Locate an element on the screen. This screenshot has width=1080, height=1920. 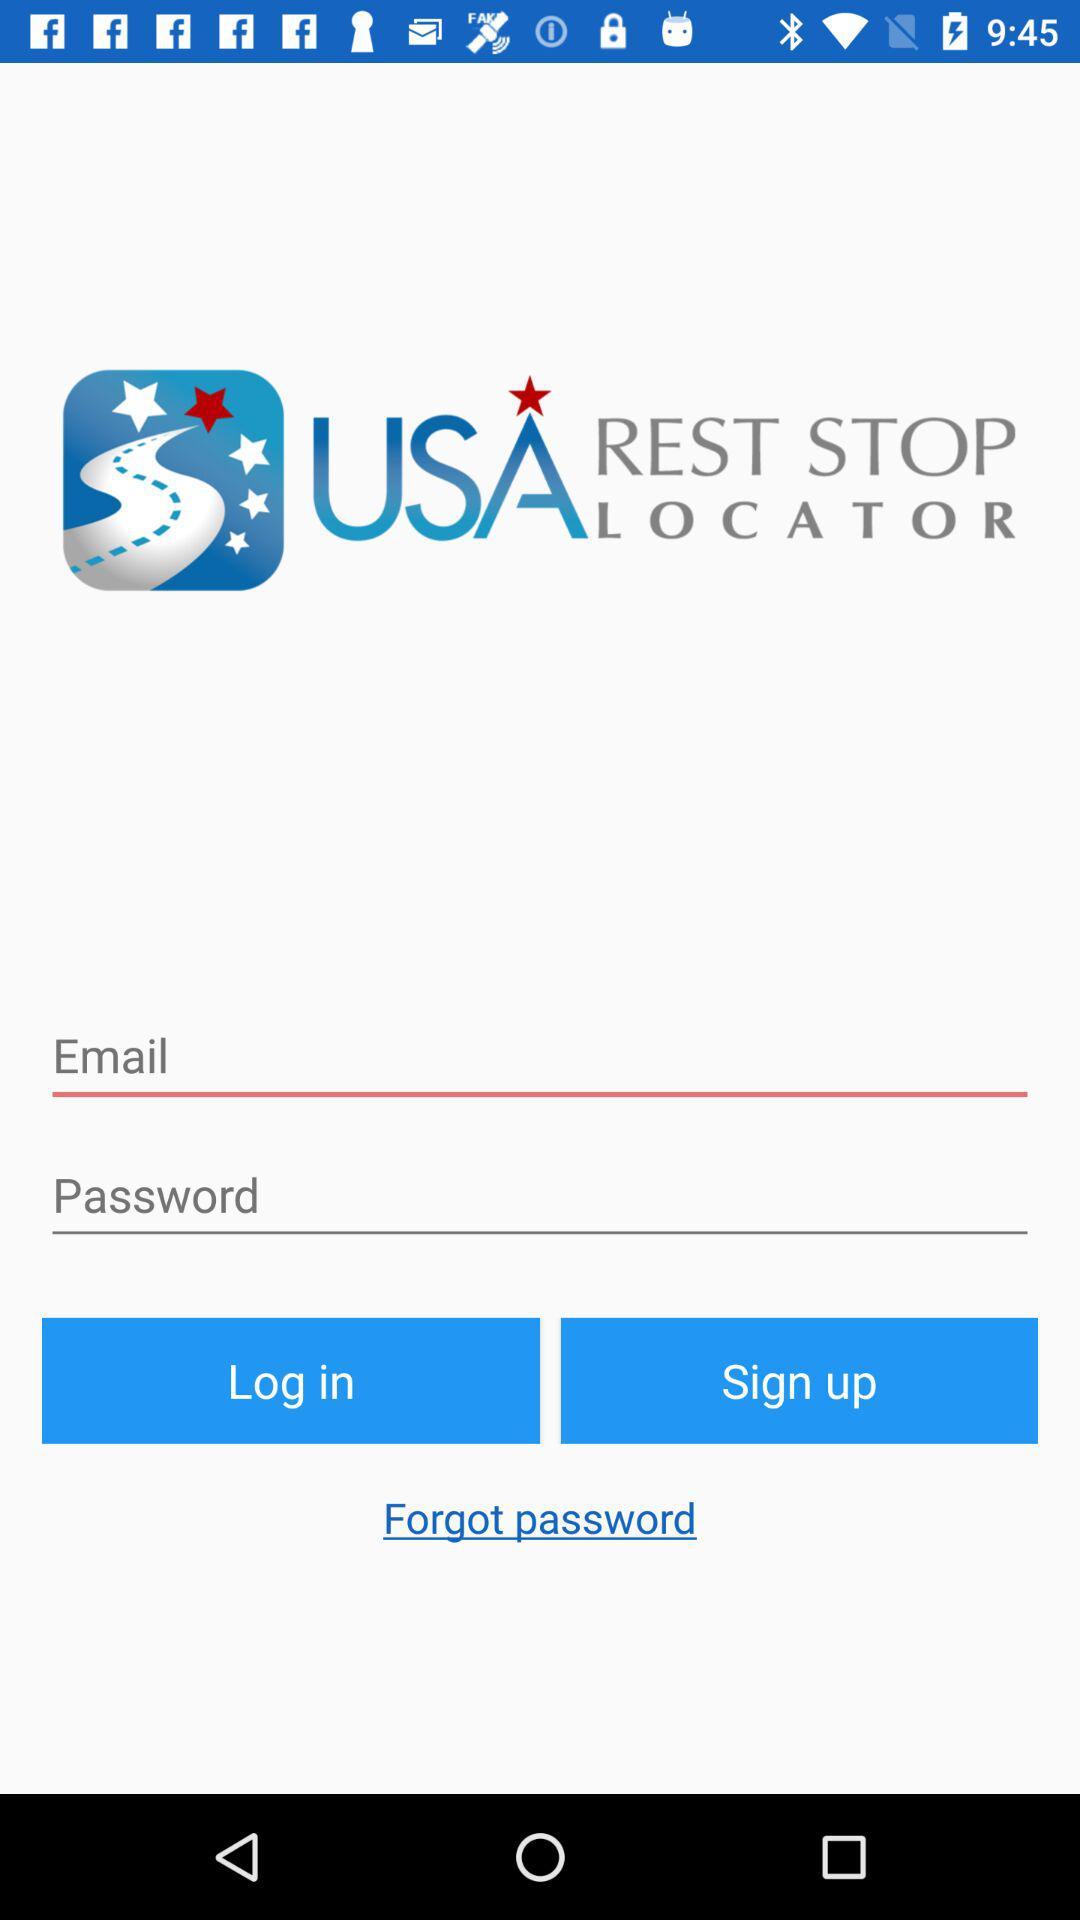
the button above the forgot password item is located at coordinates (290, 1379).